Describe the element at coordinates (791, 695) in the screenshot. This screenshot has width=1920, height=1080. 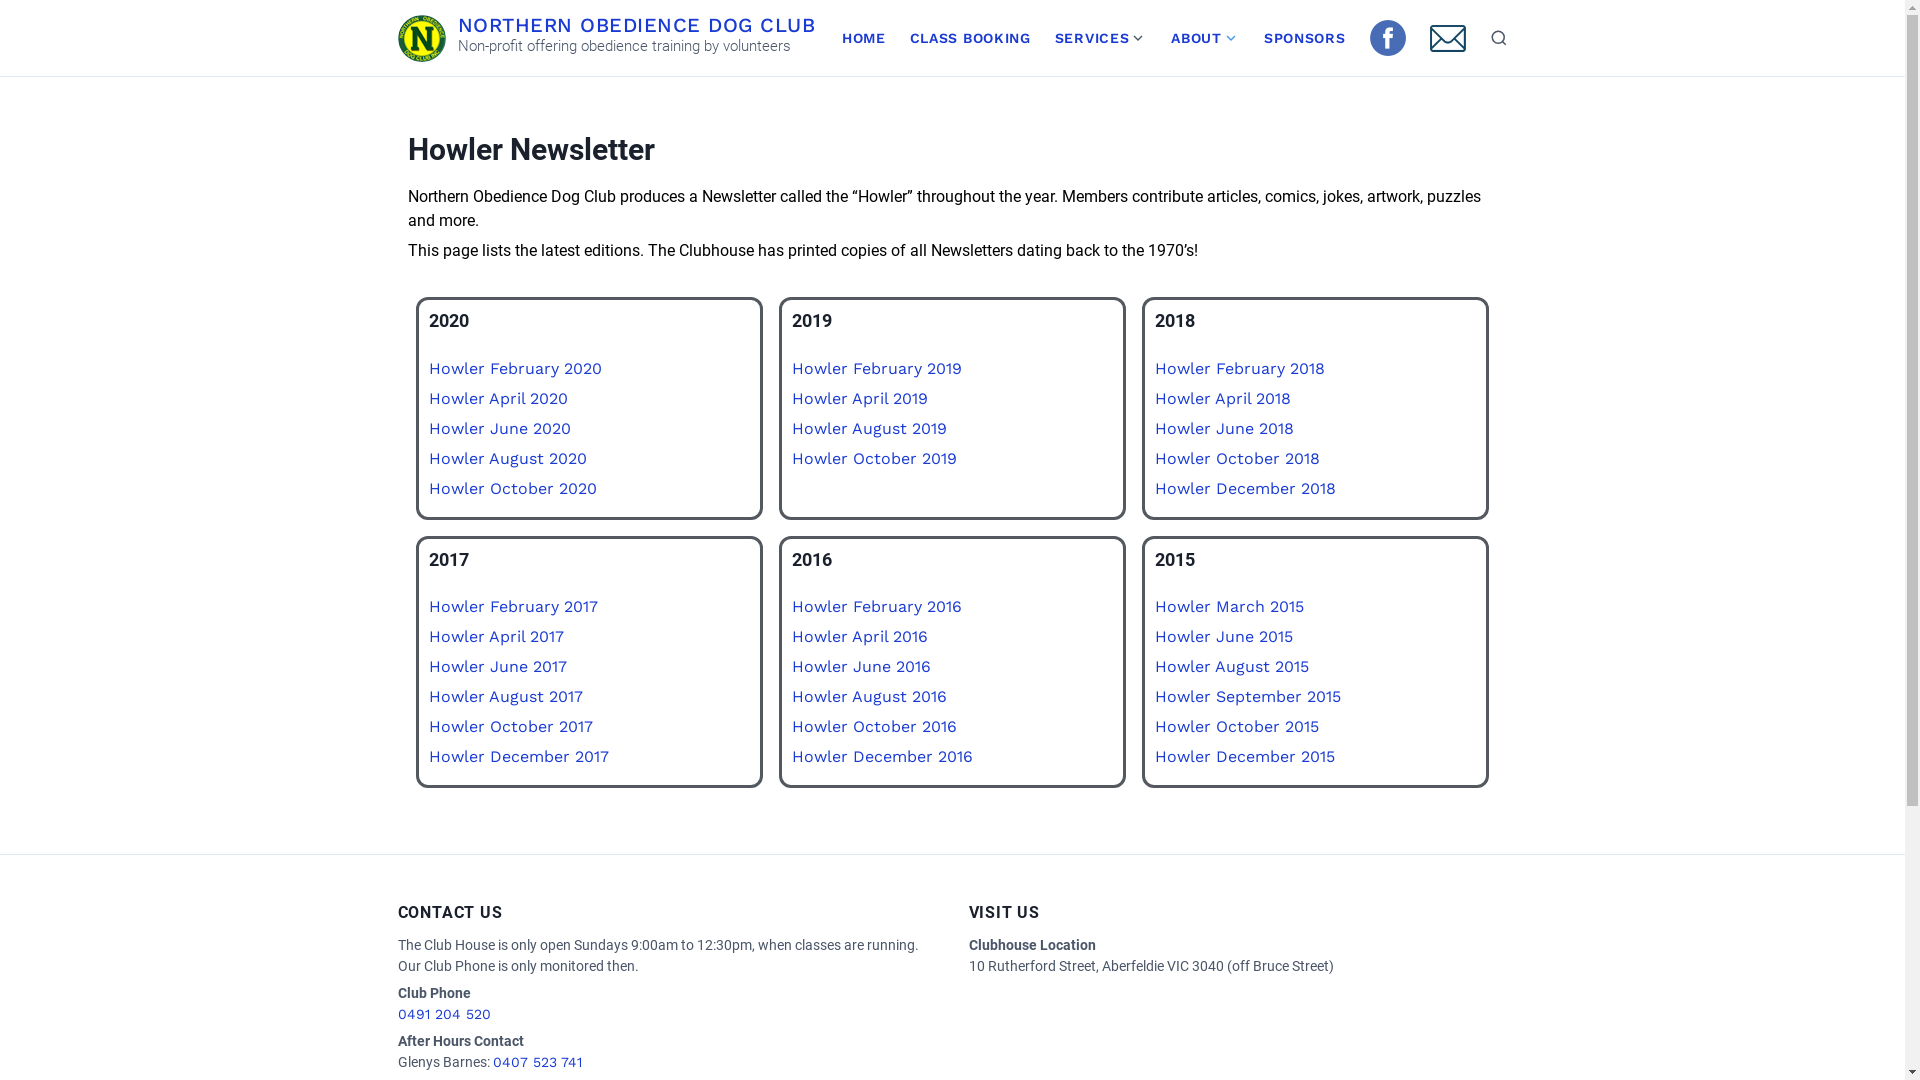
I see `'Howler August 2016'` at that location.